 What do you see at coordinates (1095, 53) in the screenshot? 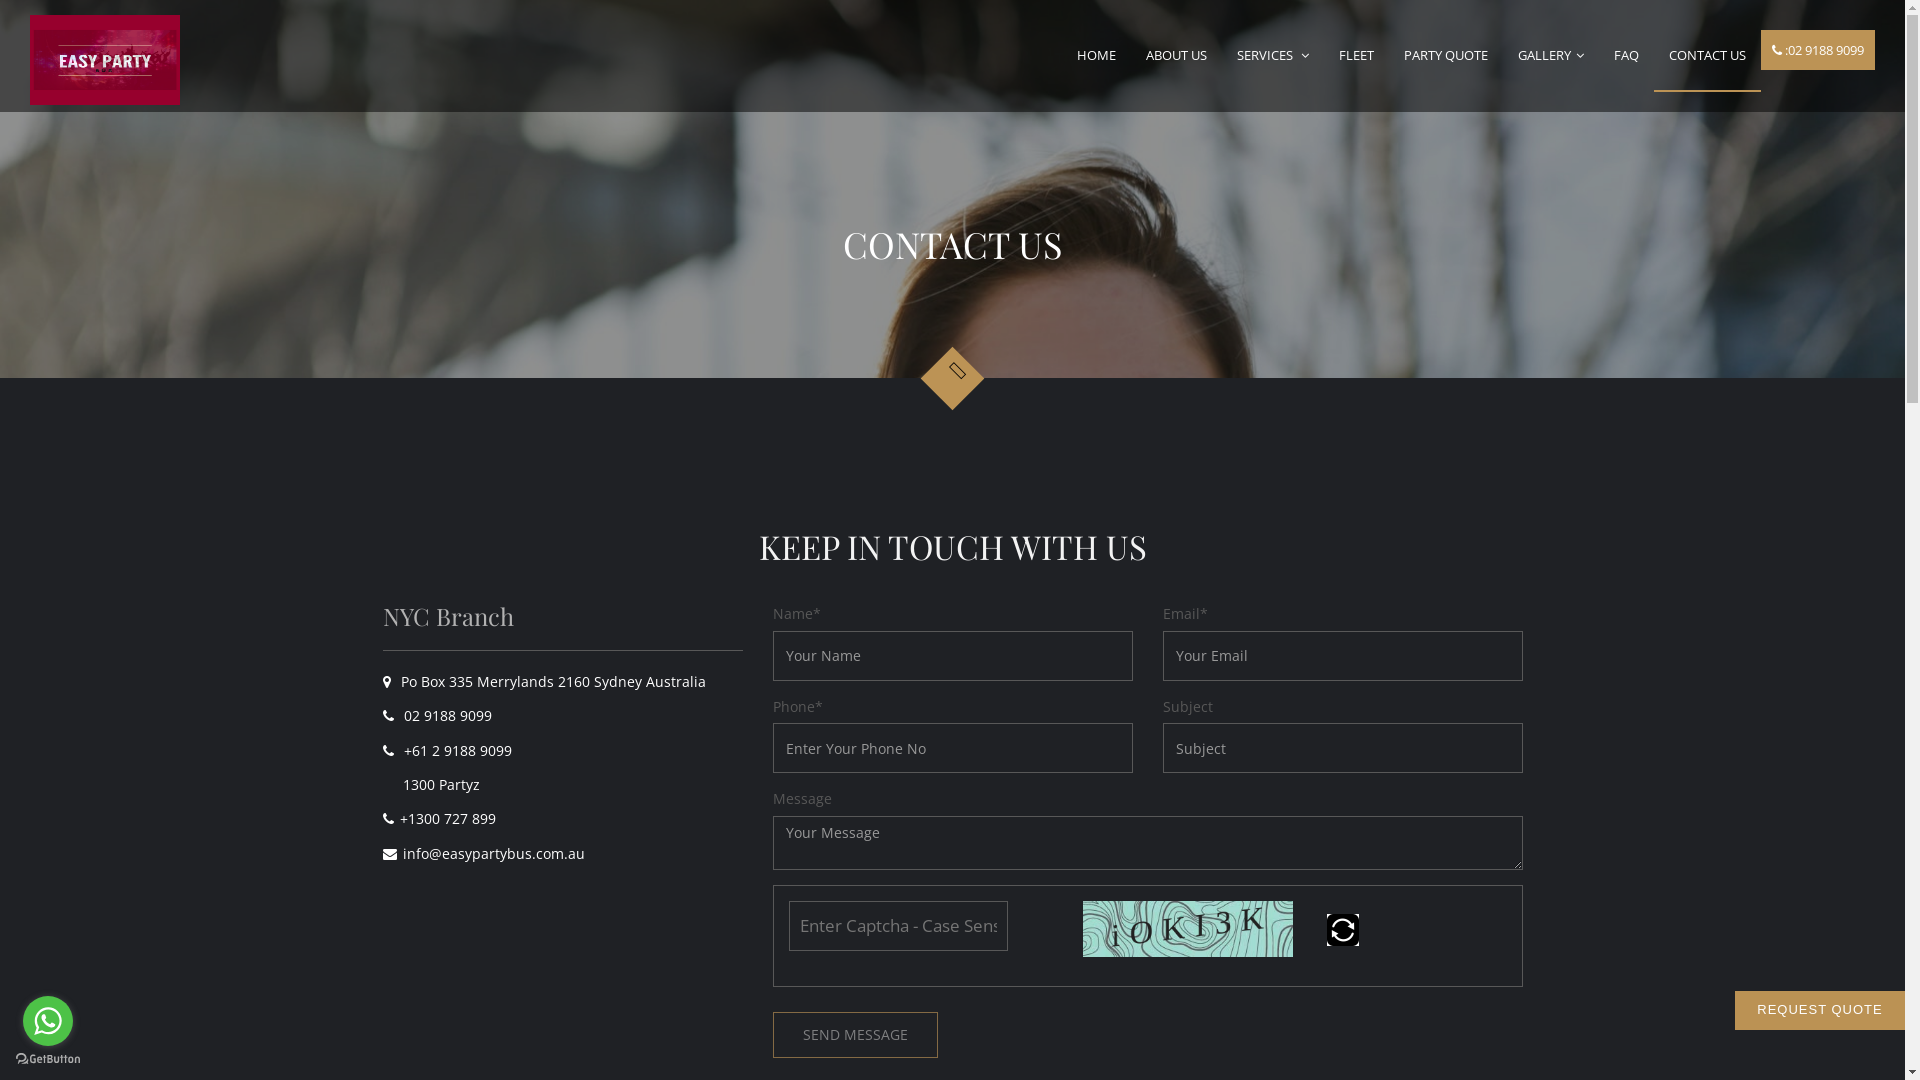
I see `'HOME'` at bounding box center [1095, 53].